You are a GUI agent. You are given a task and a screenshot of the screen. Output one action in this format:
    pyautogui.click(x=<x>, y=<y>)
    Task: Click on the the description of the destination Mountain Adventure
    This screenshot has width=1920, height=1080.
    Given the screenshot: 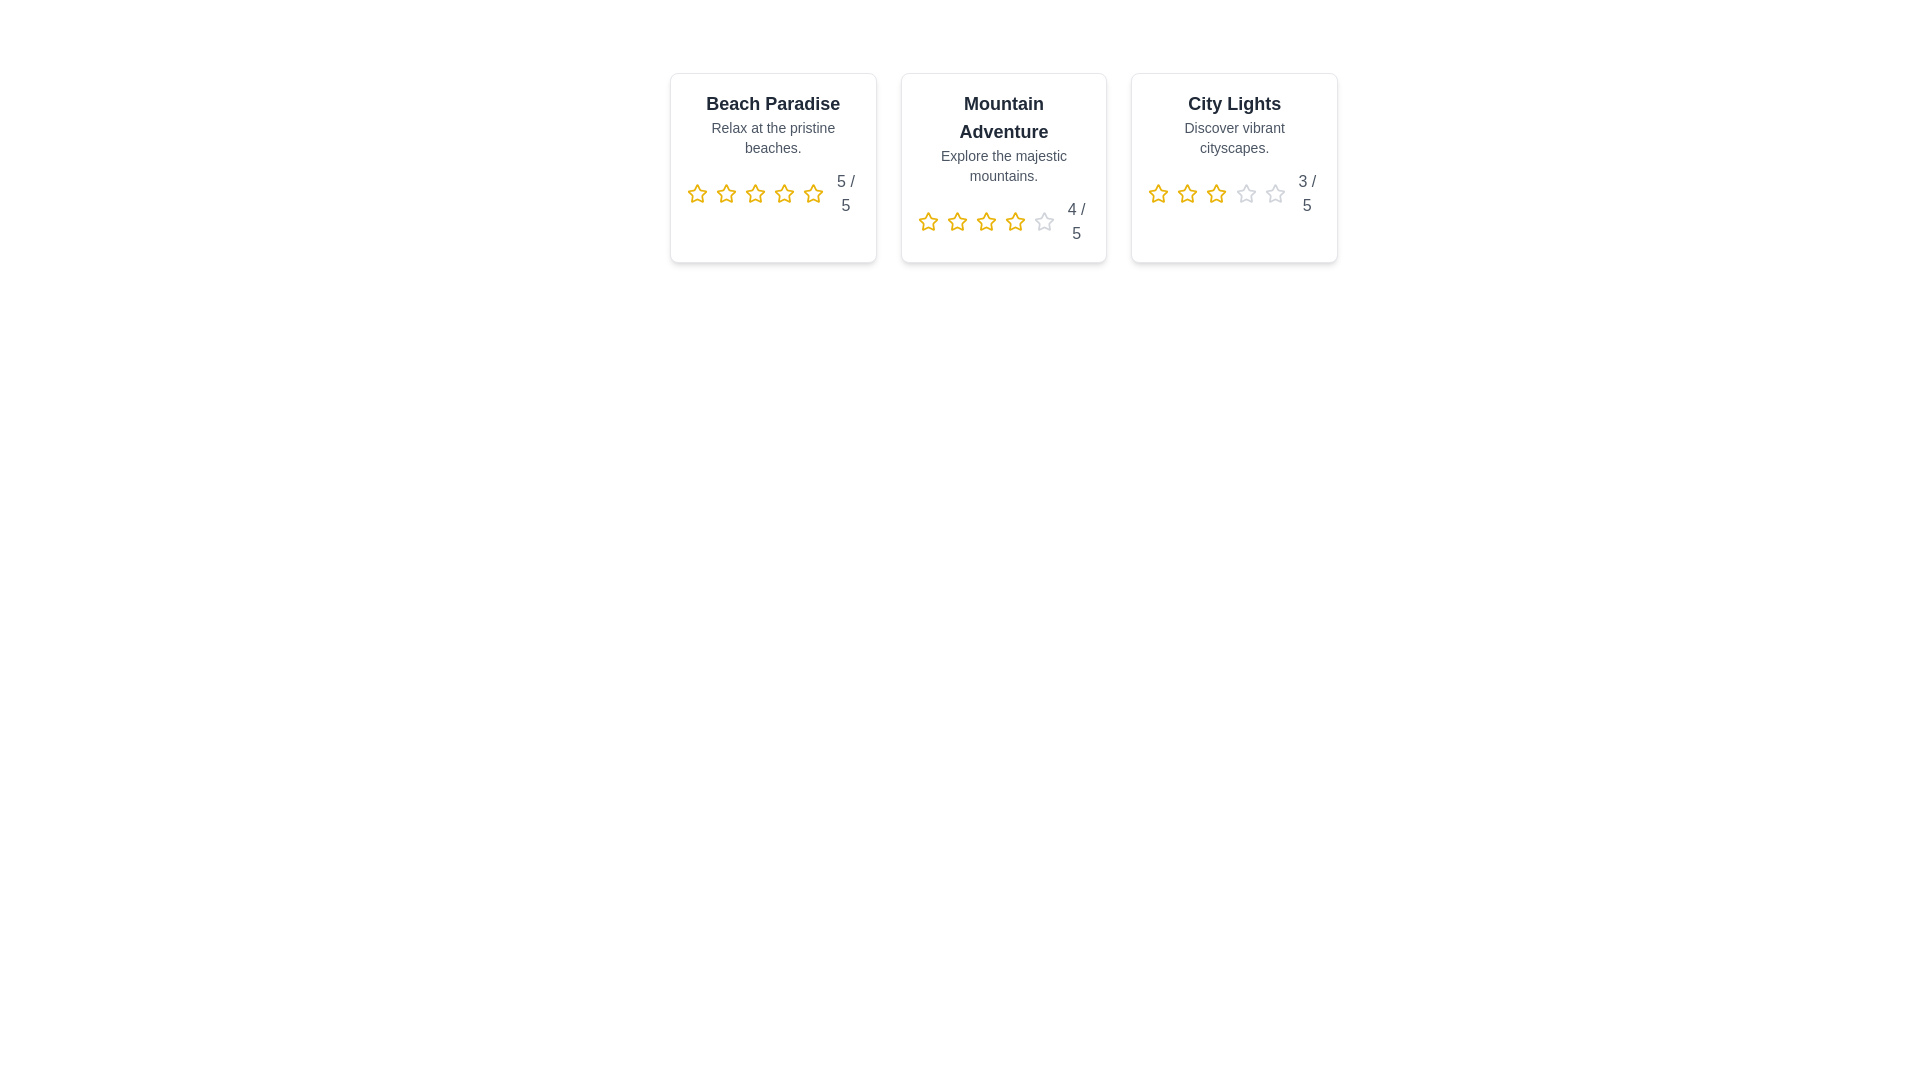 What is the action you would take?
    pyautogui.click(x=1003, y=164)
    